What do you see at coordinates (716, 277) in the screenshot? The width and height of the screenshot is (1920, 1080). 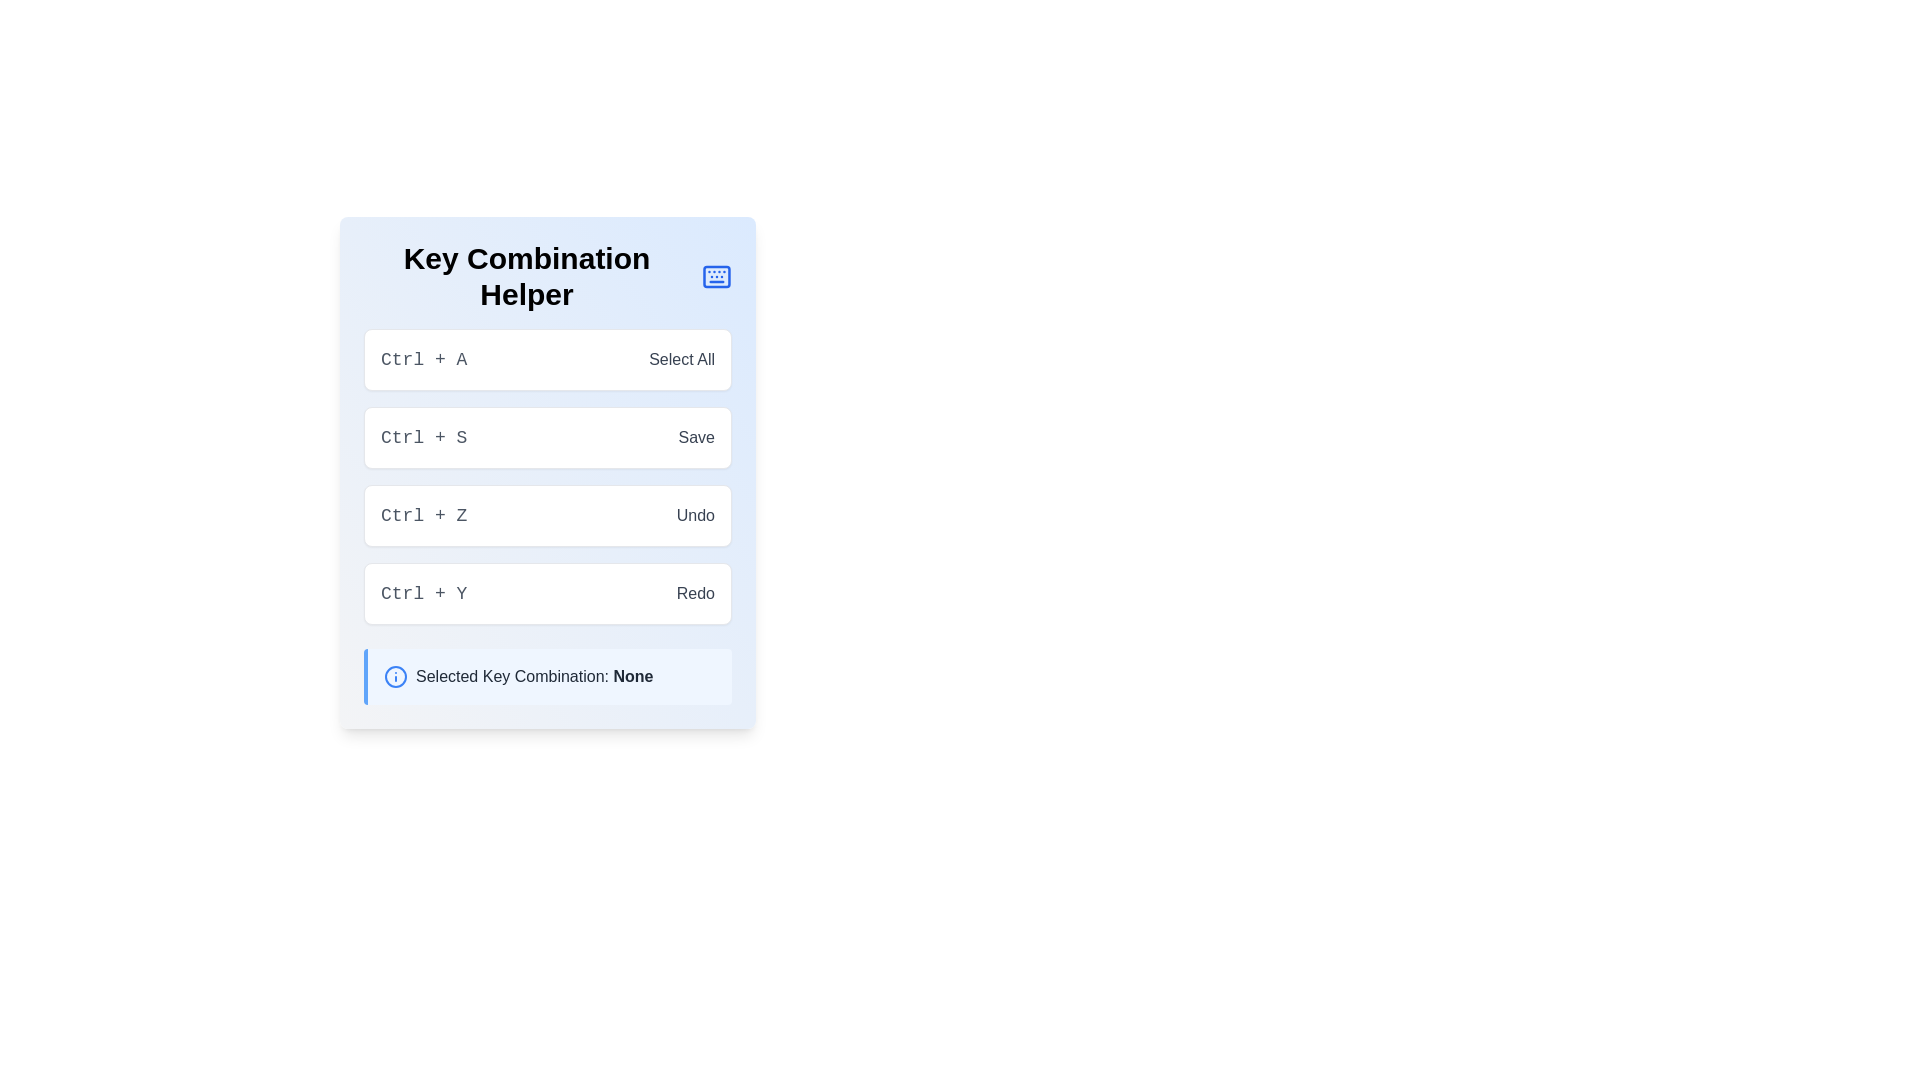 I see `the keyboard icon located in the top-right corner of the 'Key Combination Helper' interface` at bounding box center [716, 277].